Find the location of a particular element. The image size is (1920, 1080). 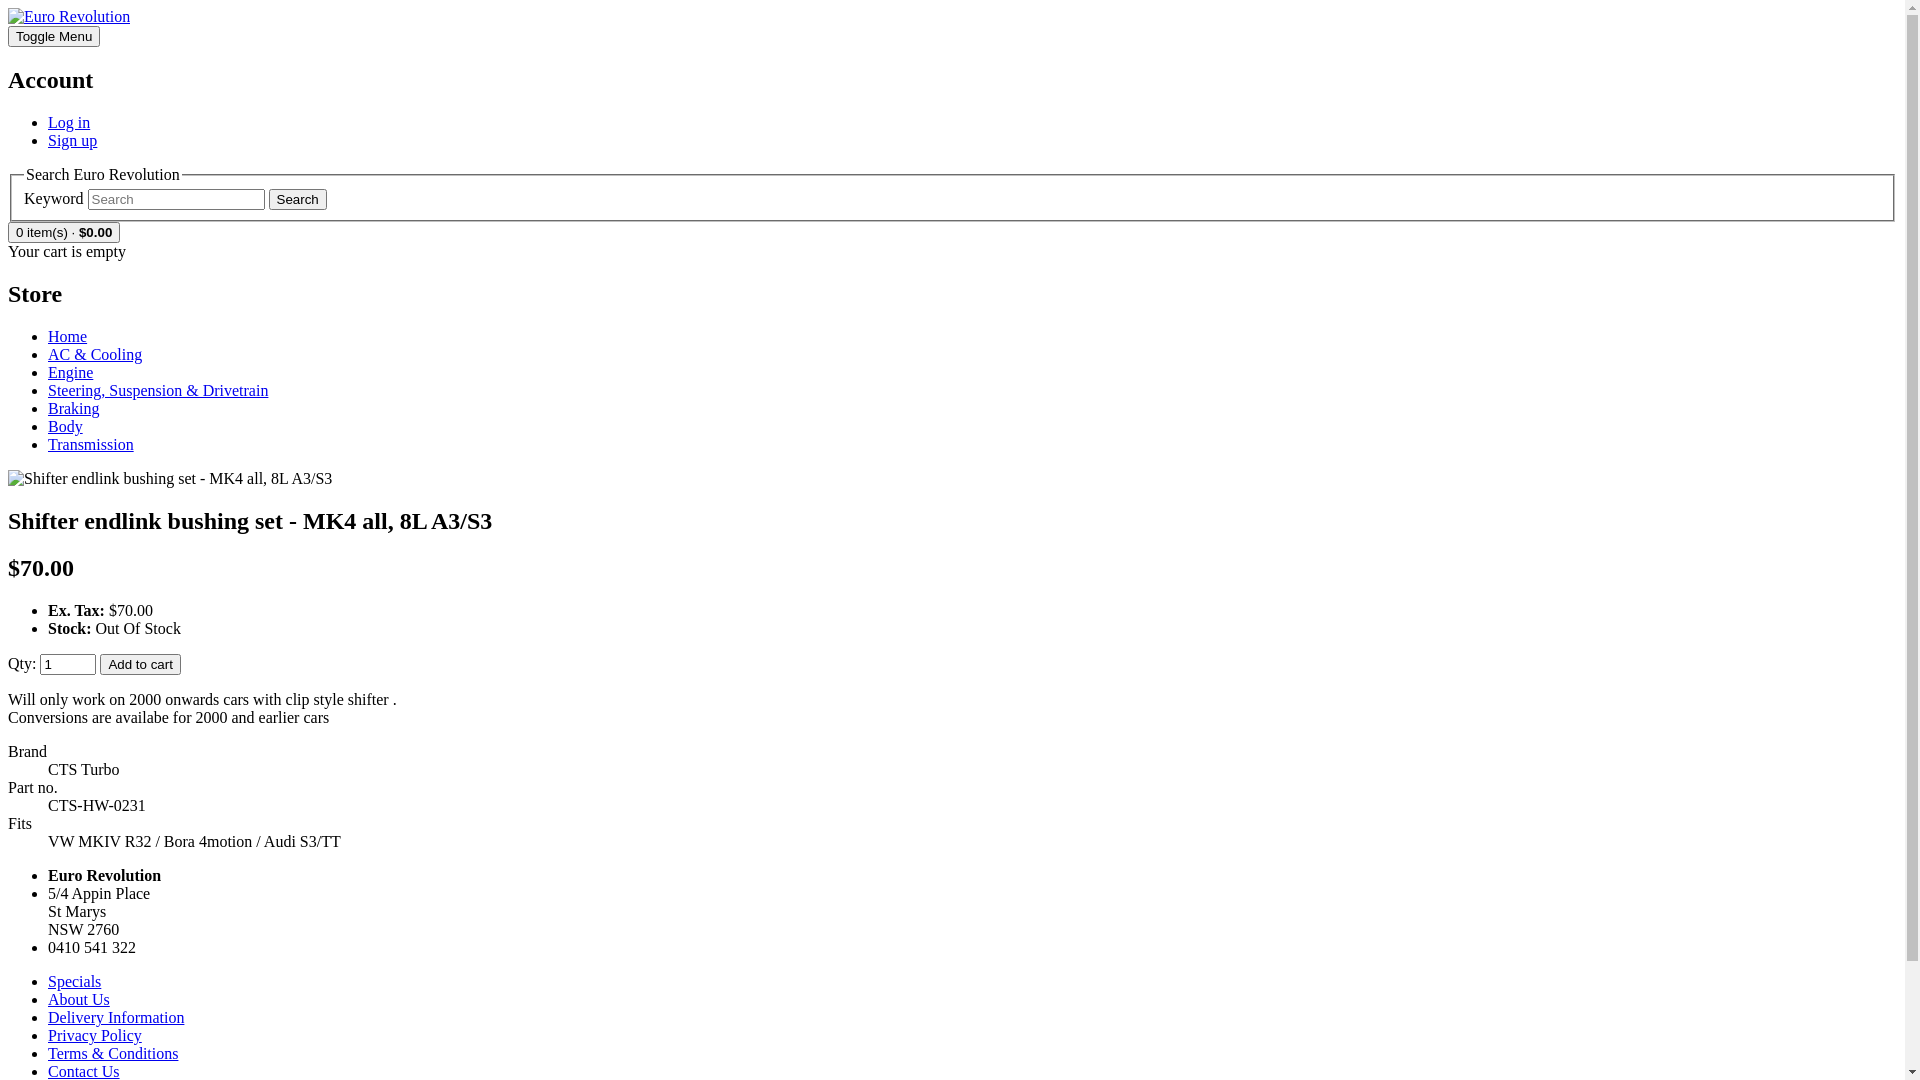

'Sign up' is located at coordinates (72, 139).